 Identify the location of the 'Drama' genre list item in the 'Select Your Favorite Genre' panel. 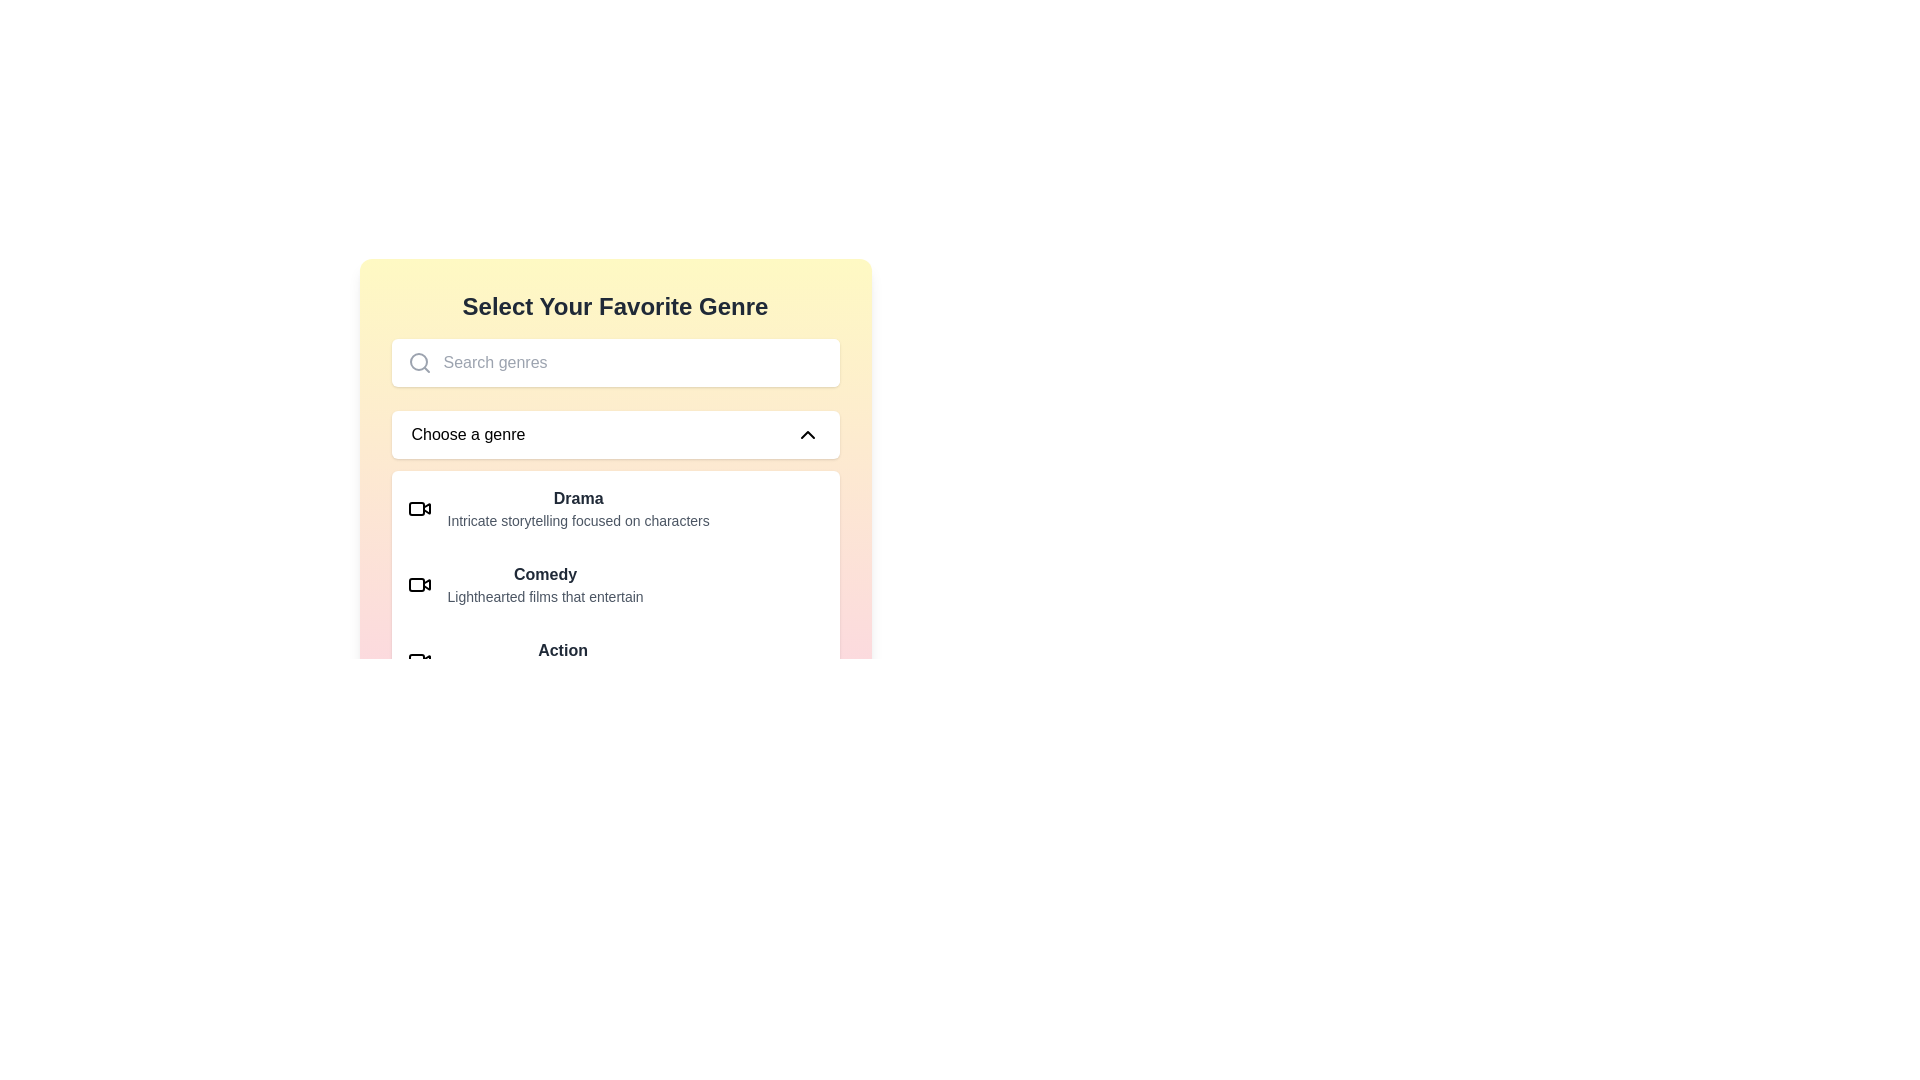
(614, 508).